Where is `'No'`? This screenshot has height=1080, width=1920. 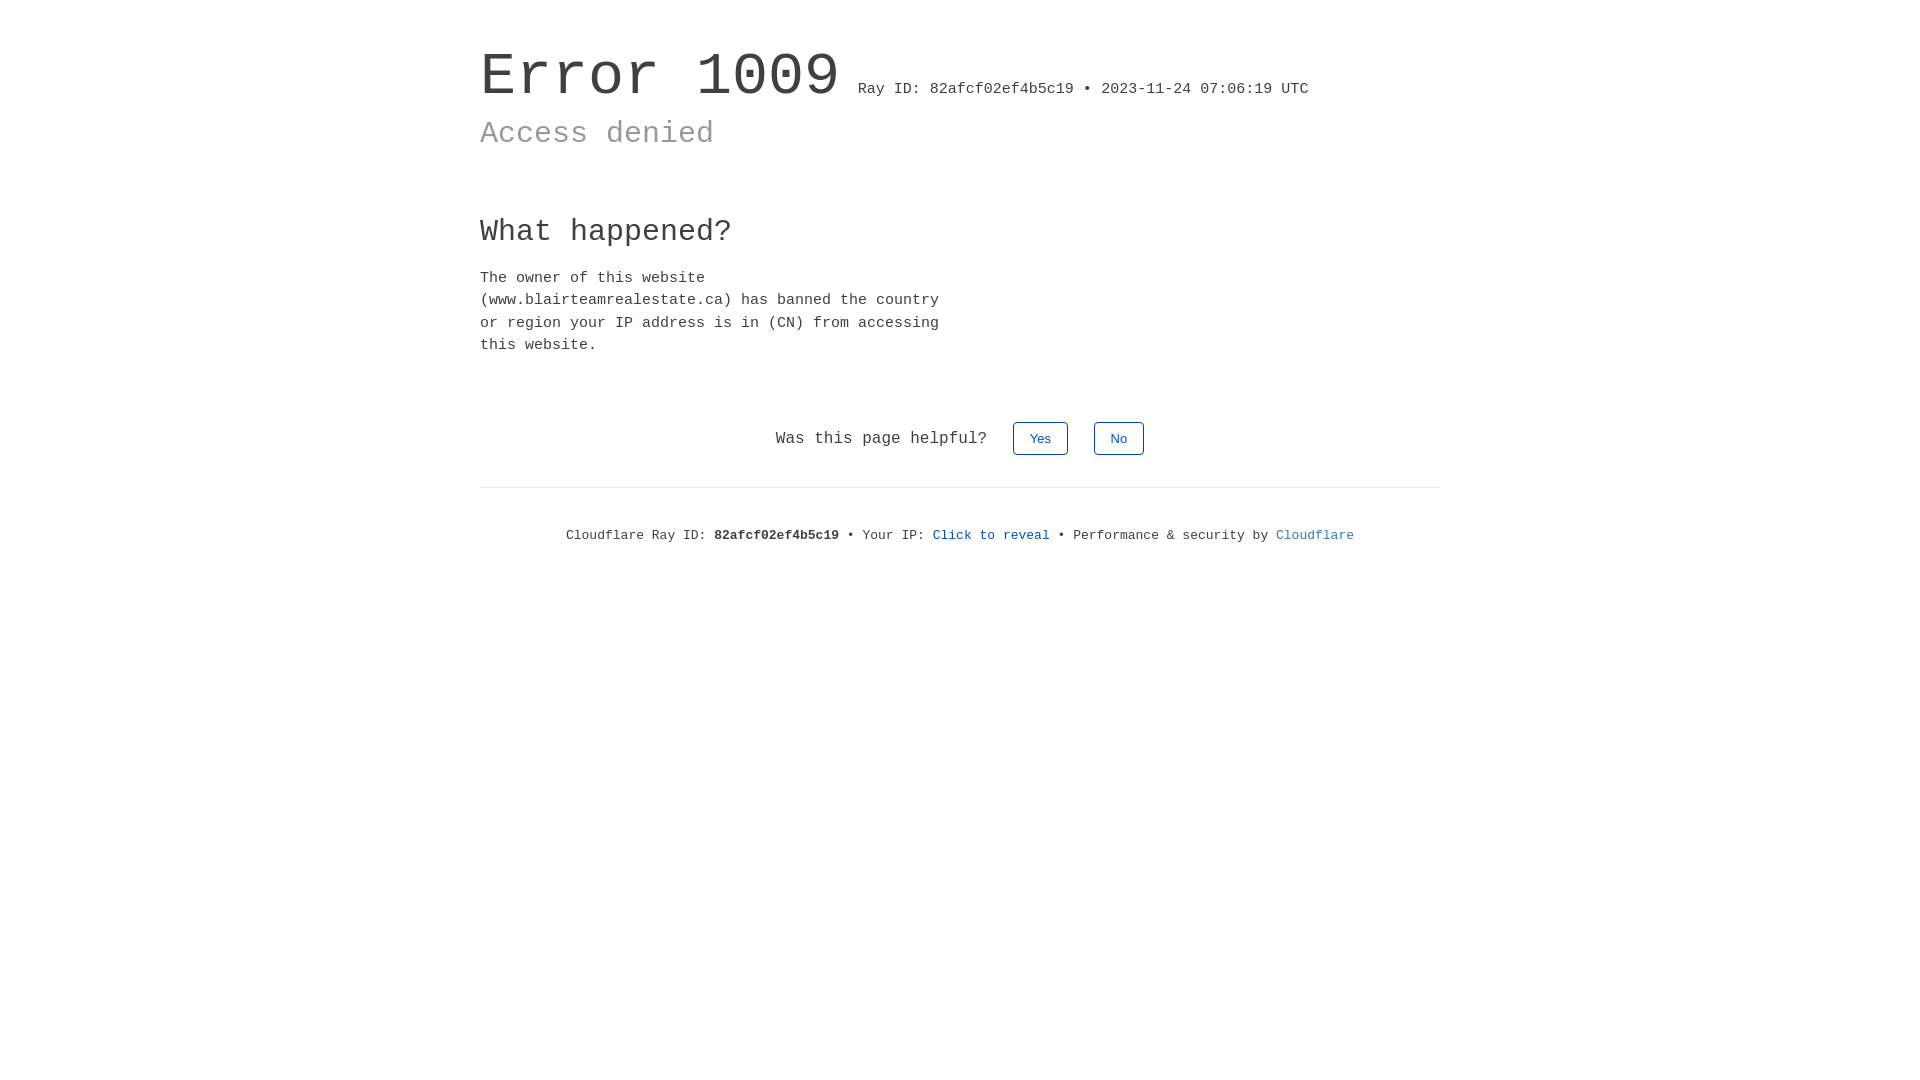 'No' is located at coordinates (1118, 437).